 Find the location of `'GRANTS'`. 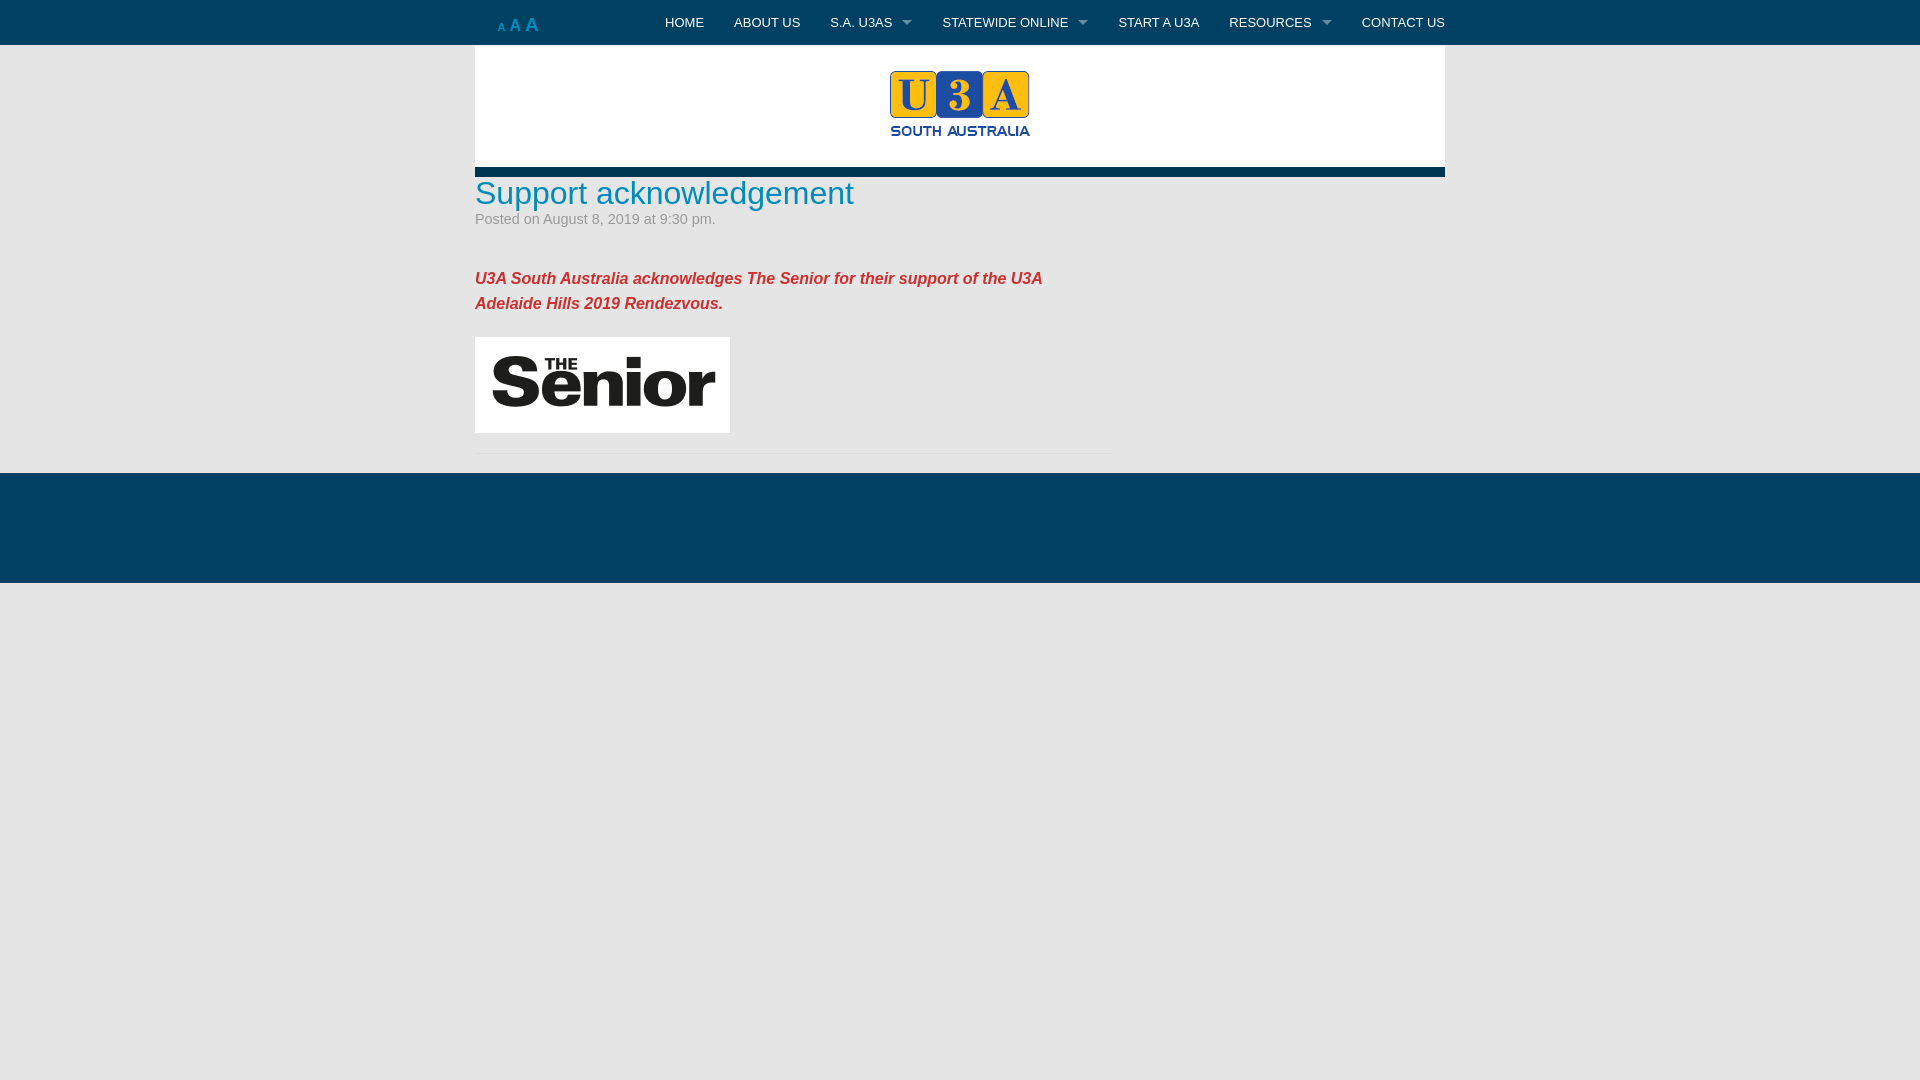

'GRANTS' is located at coordinates (1280, 112).